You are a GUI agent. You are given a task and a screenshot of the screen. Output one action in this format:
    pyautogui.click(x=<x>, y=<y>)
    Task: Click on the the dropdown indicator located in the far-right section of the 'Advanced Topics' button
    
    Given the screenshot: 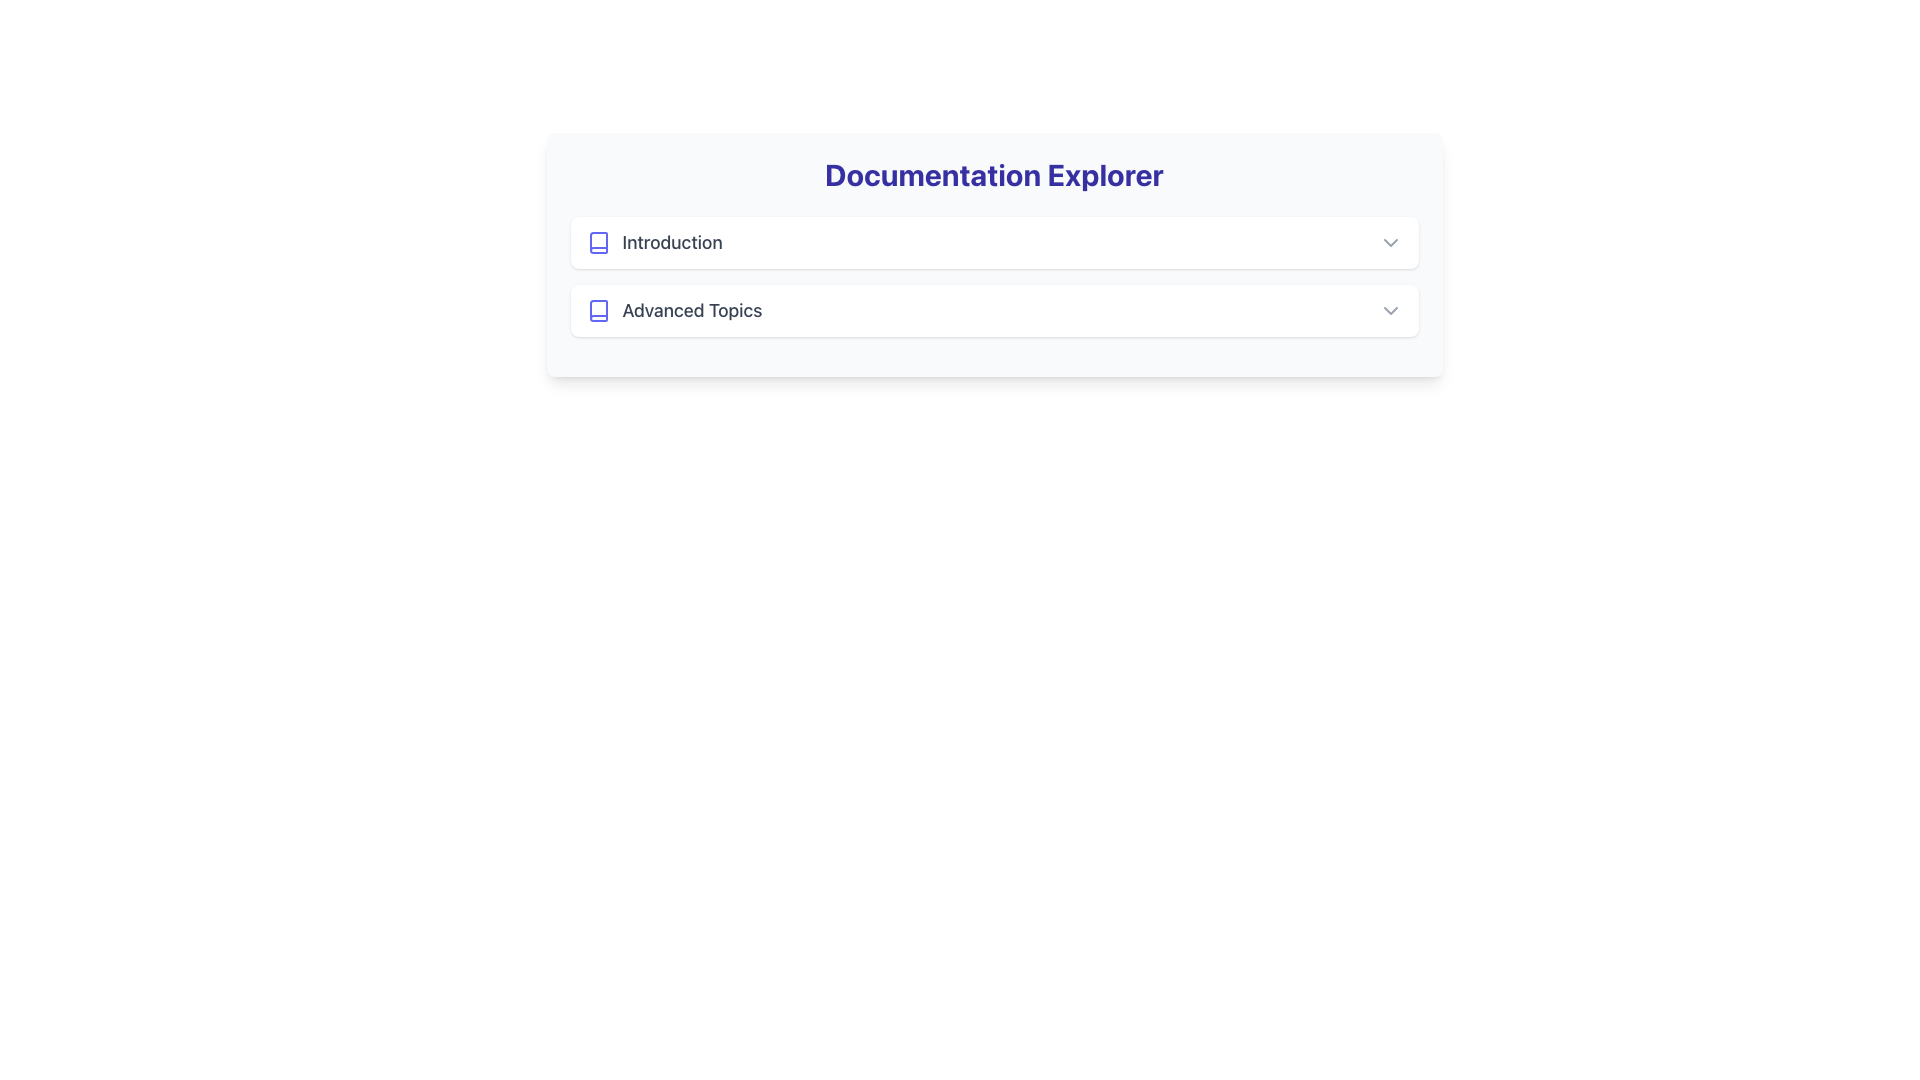 What is the action you would take?
    pyautogui.click(x=1389, y=311)
    